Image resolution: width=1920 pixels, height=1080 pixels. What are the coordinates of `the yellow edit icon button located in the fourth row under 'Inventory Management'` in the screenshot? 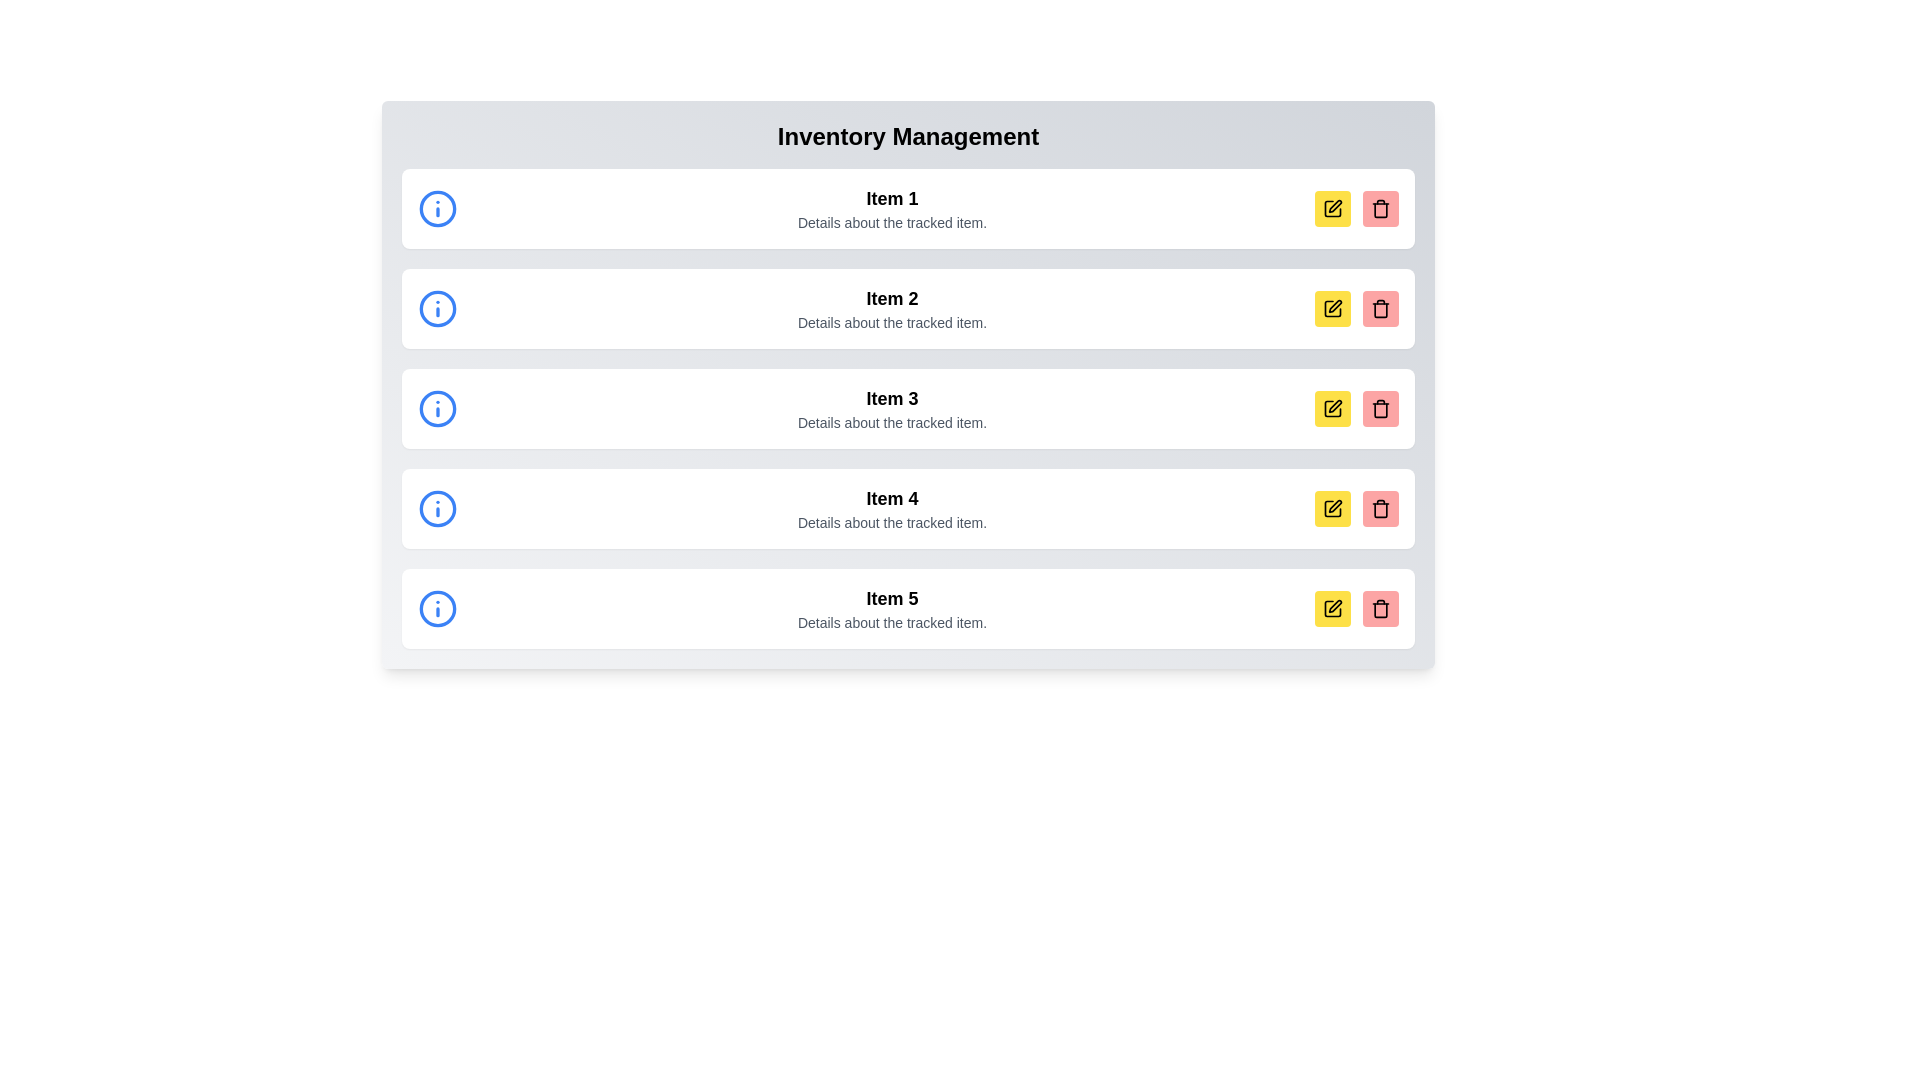 It's located at (1333, 407).